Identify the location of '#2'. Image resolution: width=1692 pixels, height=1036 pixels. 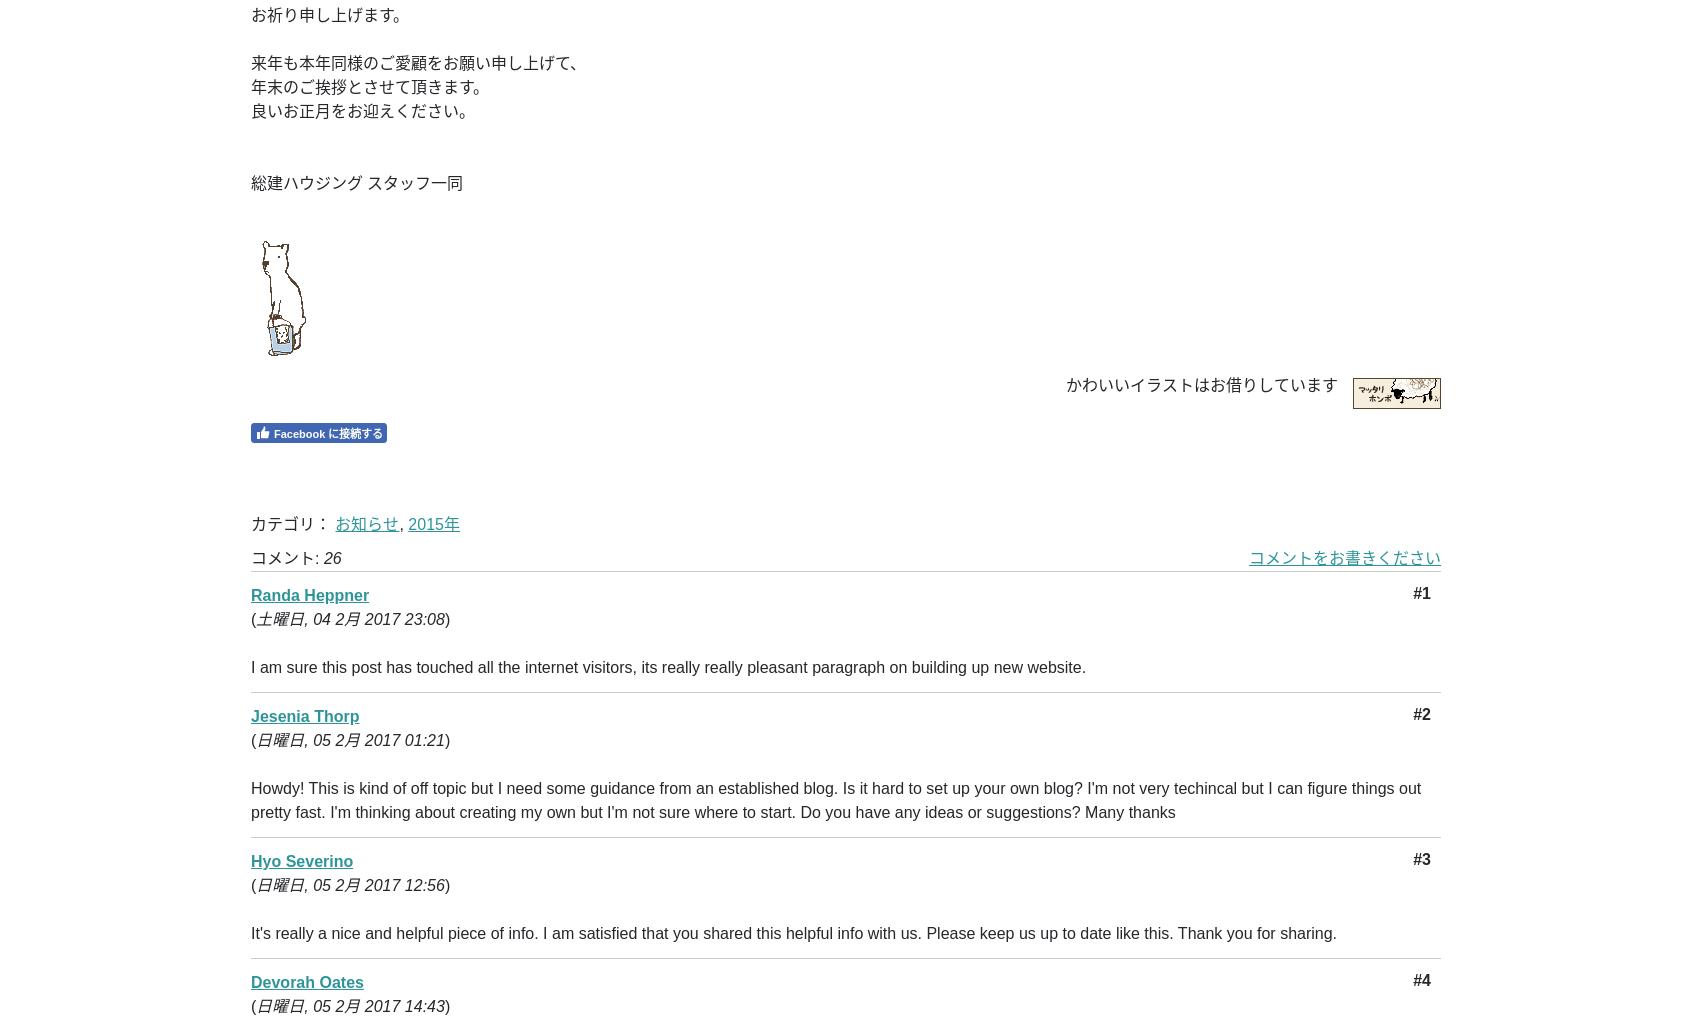
(1420, 714).